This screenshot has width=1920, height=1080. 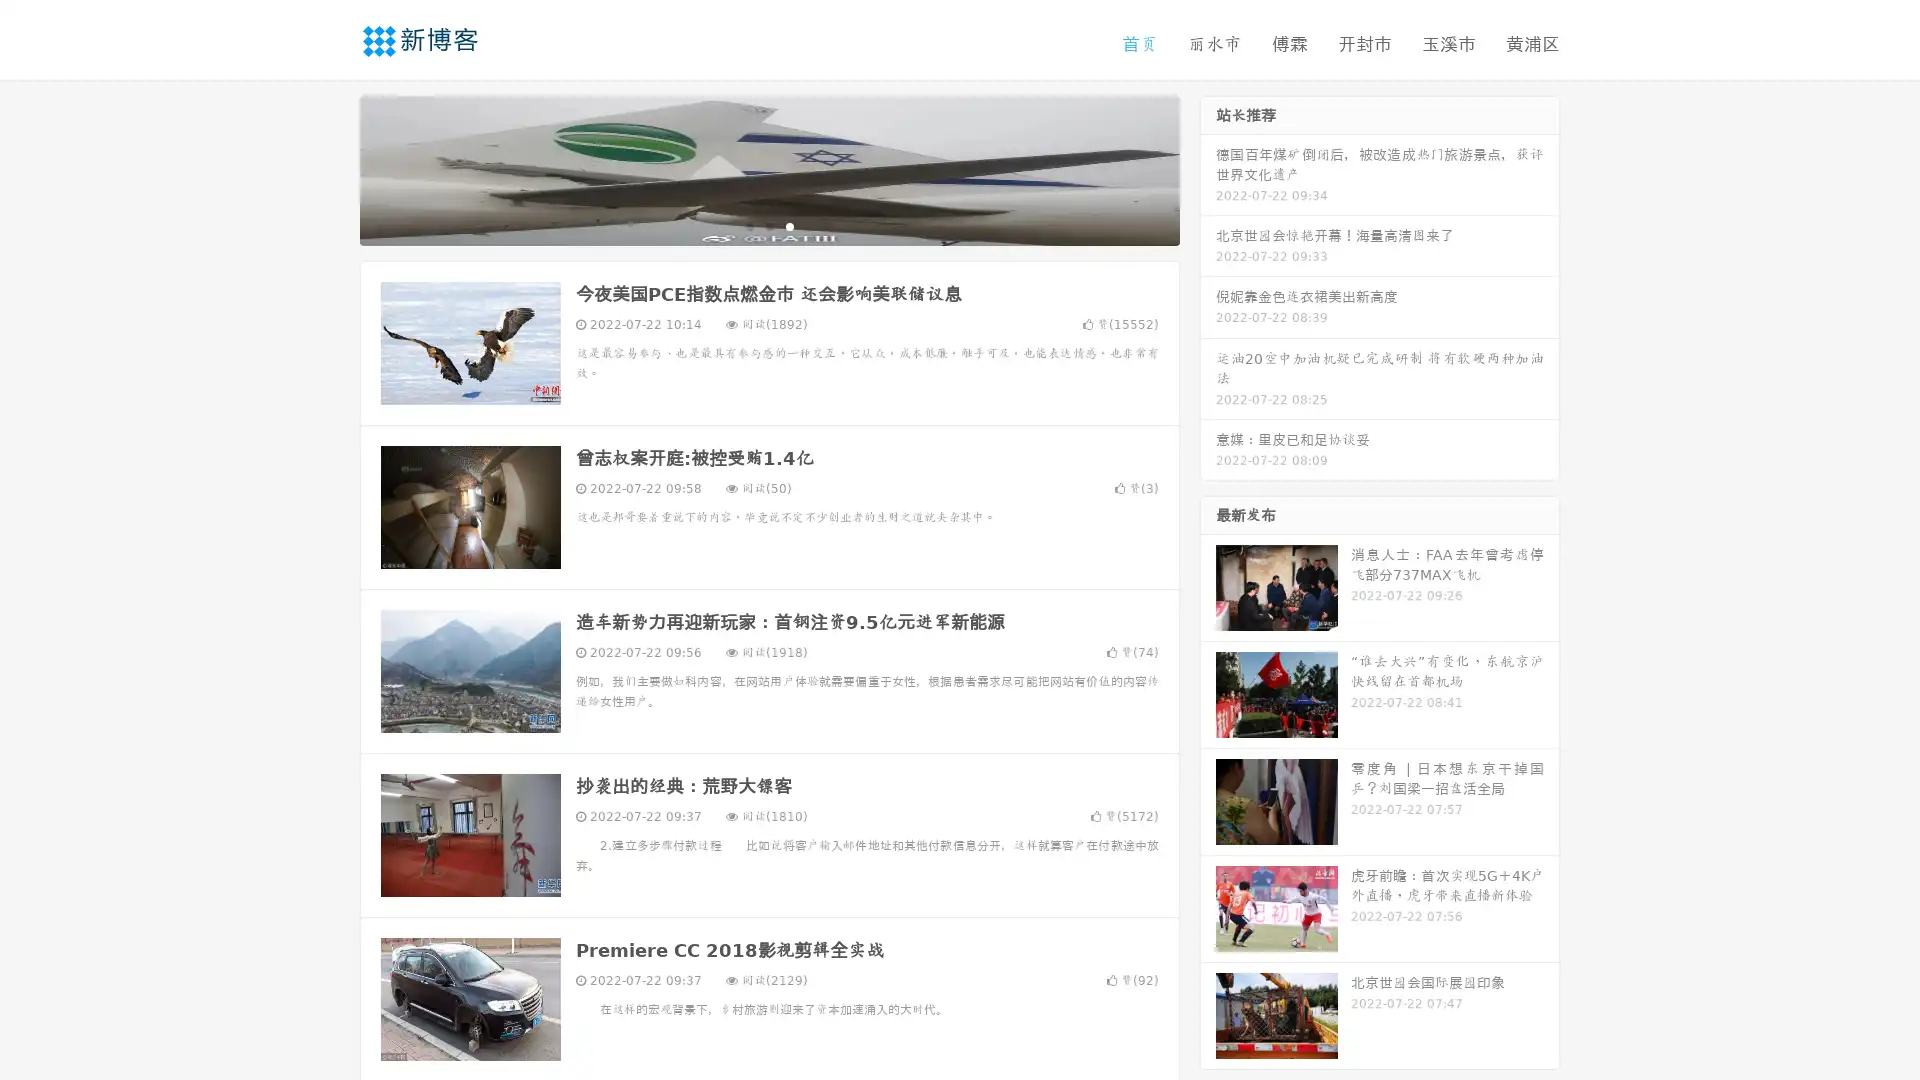 What do you see at coordinates (748, 225) in the screenshot?
I see `Go to slide 1` at bounding box center [748, 225].